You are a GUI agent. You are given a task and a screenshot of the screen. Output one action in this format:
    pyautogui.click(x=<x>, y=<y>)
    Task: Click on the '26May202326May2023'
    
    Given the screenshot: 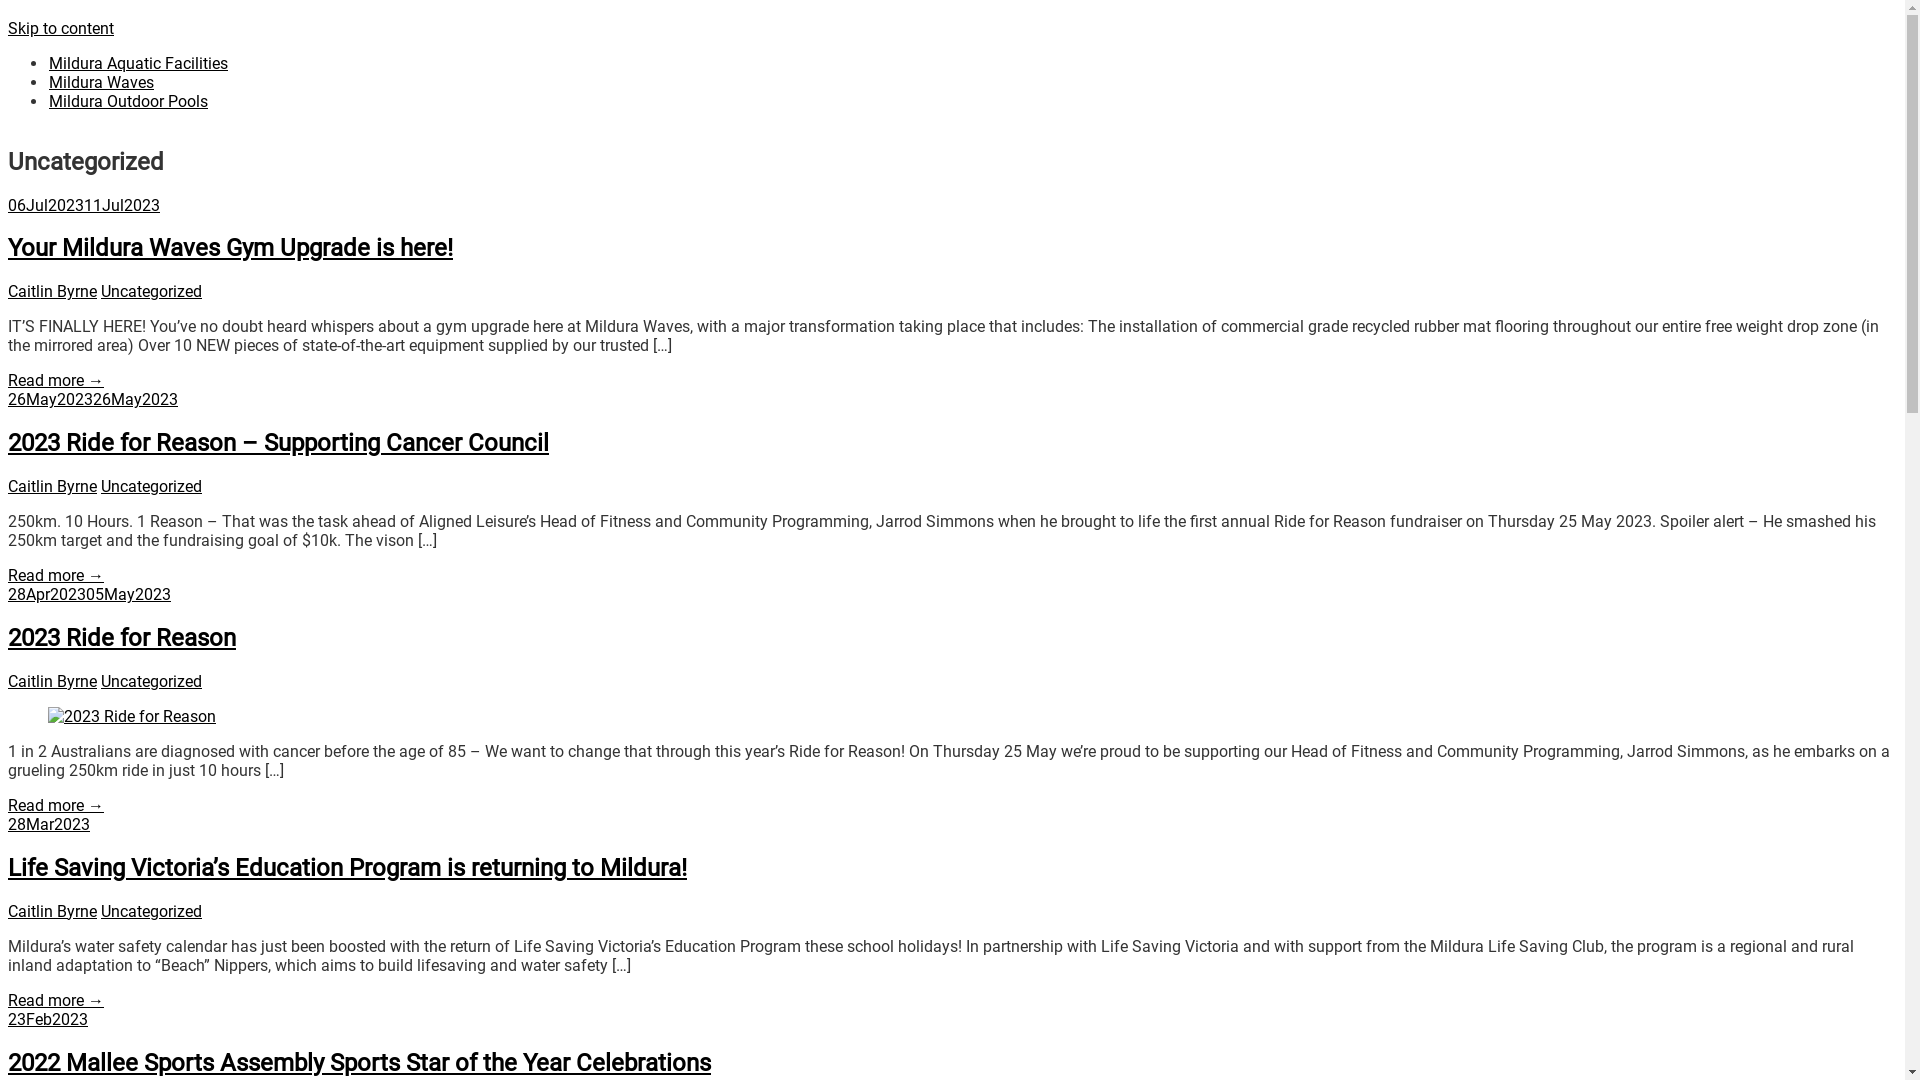 What is the action you would take?
    pyautogui.click(x=91, y=399)
    